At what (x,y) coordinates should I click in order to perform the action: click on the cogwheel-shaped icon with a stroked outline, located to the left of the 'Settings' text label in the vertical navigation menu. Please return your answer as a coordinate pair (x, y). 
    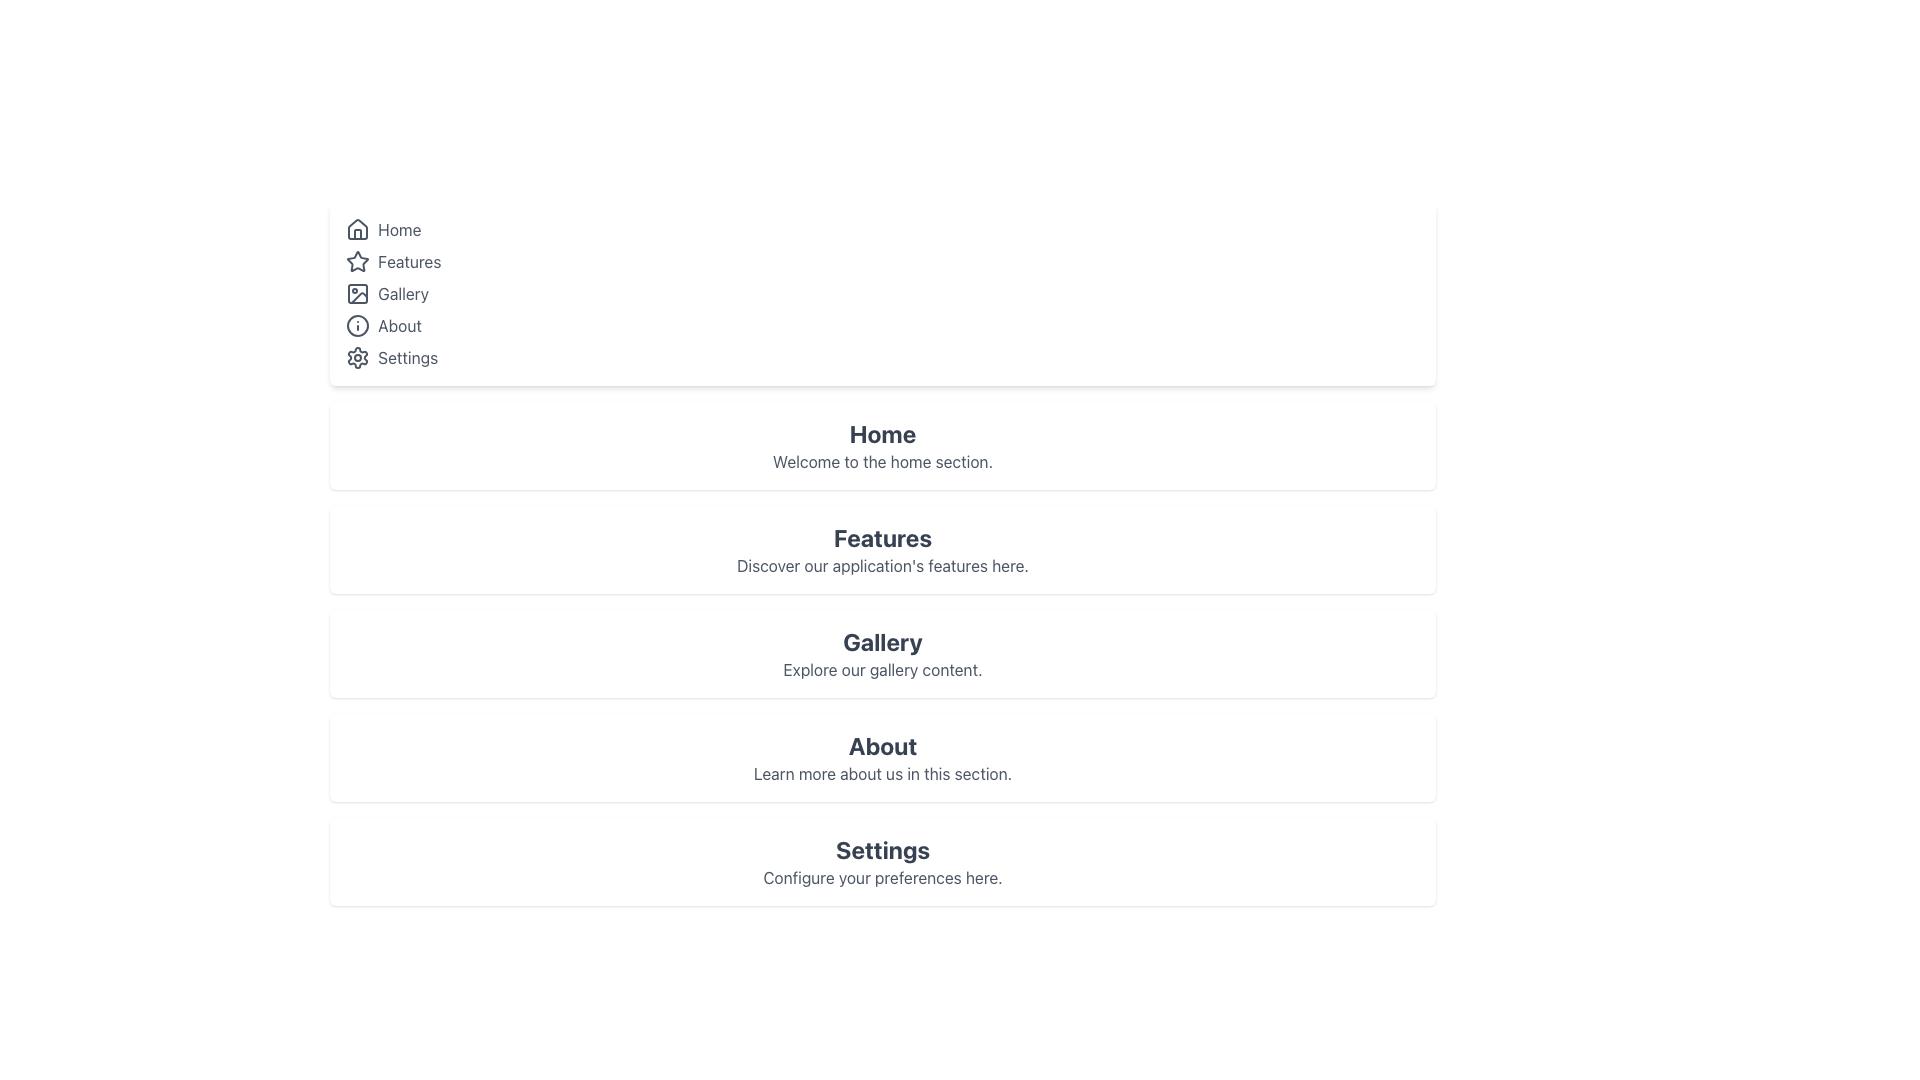
    Looking at the image, I should click on (358, 357).